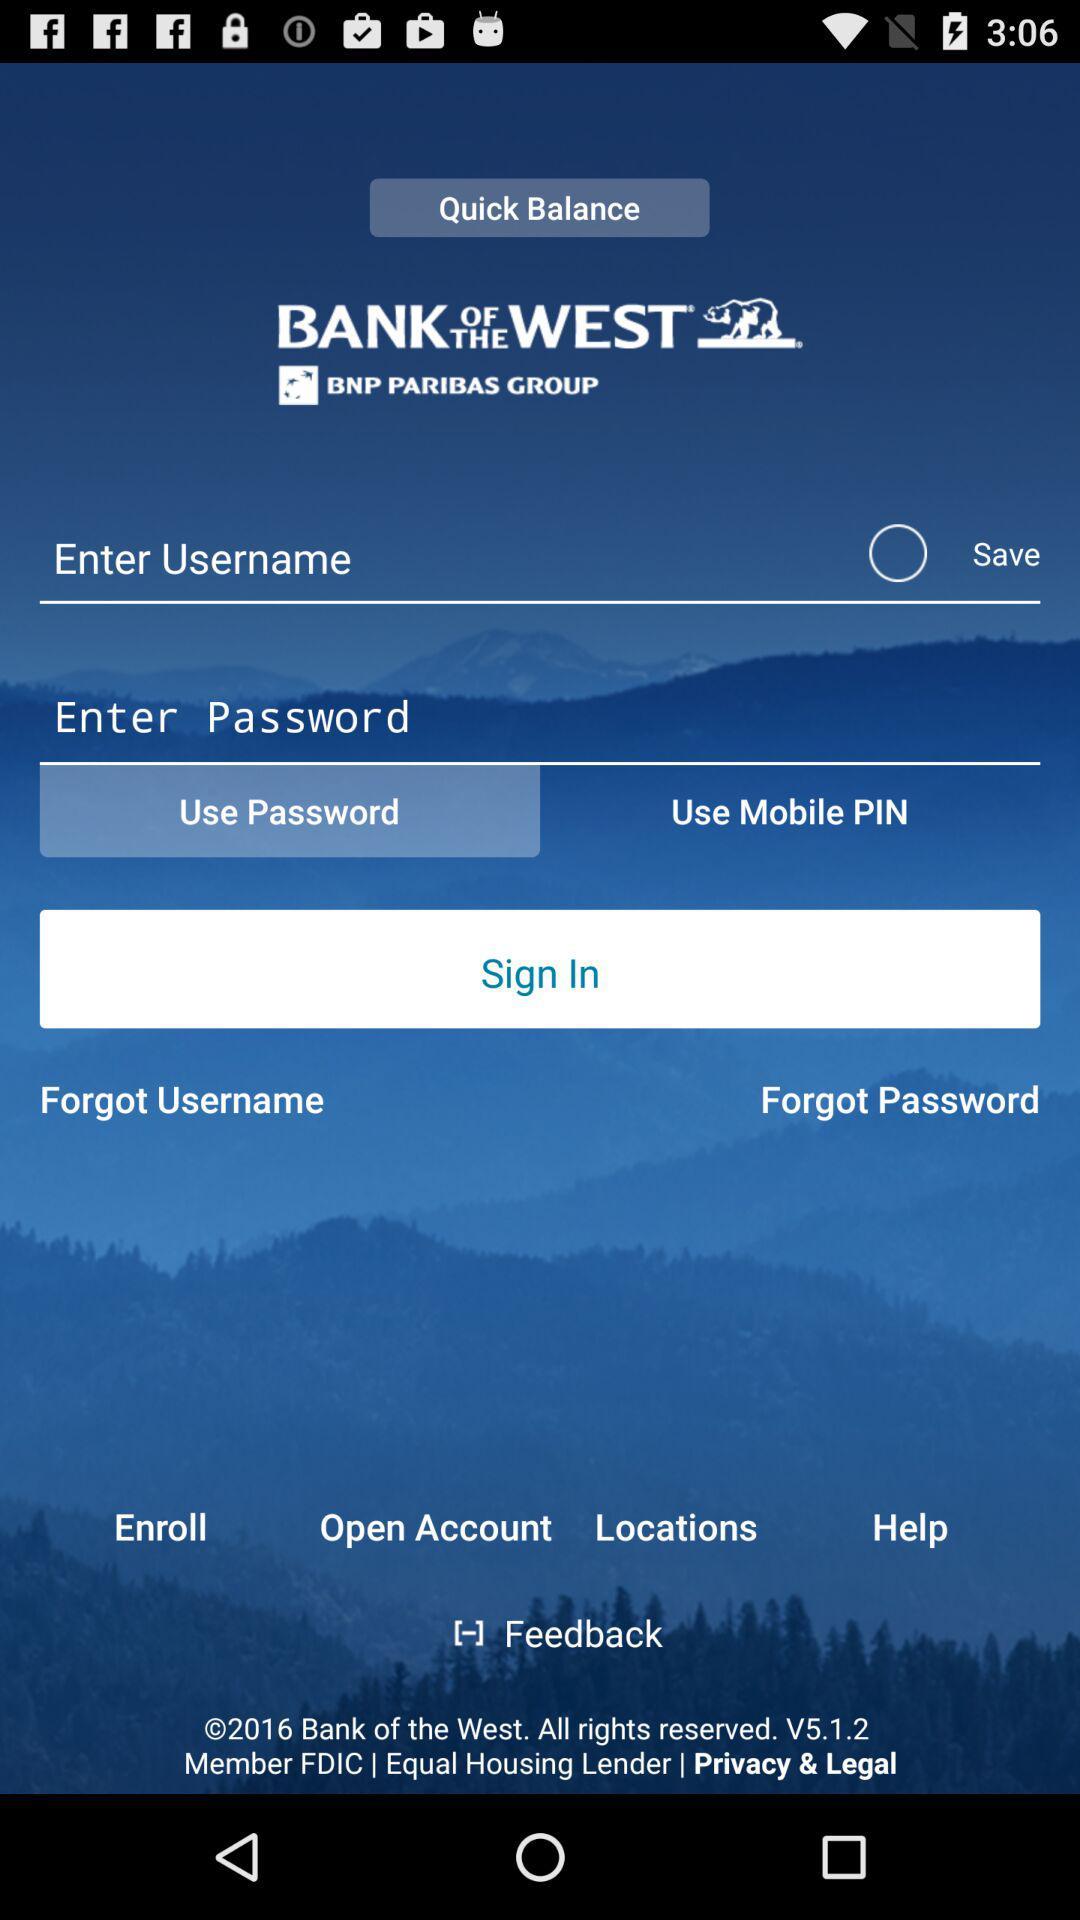 The width and height of the screenshot is (1080, 1920). What do you see at coordinates (675, 1525) in the screenshot?
I see `button next to the help button` at bounding box center [675, 1525].